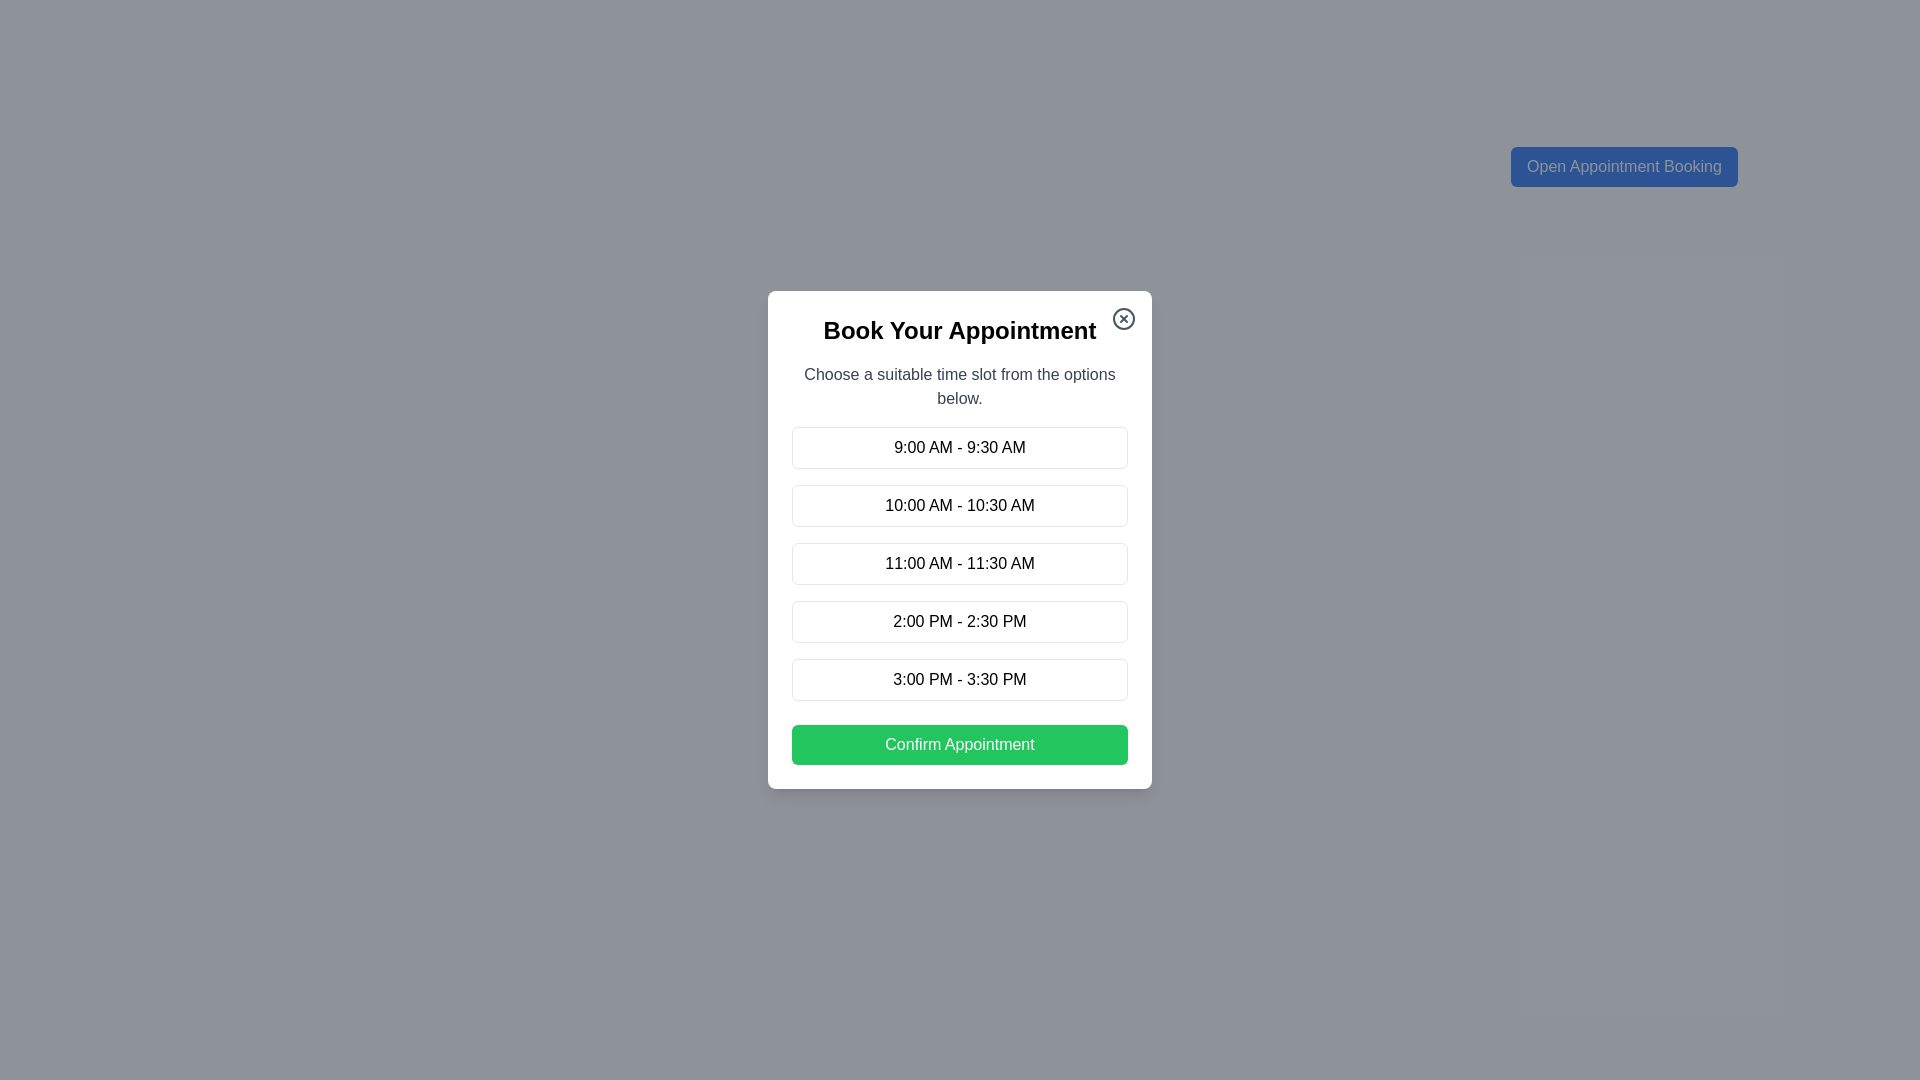 The height and width of the screenshot is (1080, 1920). I want to click on the Close button located at the top-right corner of the white card to change its color, so click(1123, 318).